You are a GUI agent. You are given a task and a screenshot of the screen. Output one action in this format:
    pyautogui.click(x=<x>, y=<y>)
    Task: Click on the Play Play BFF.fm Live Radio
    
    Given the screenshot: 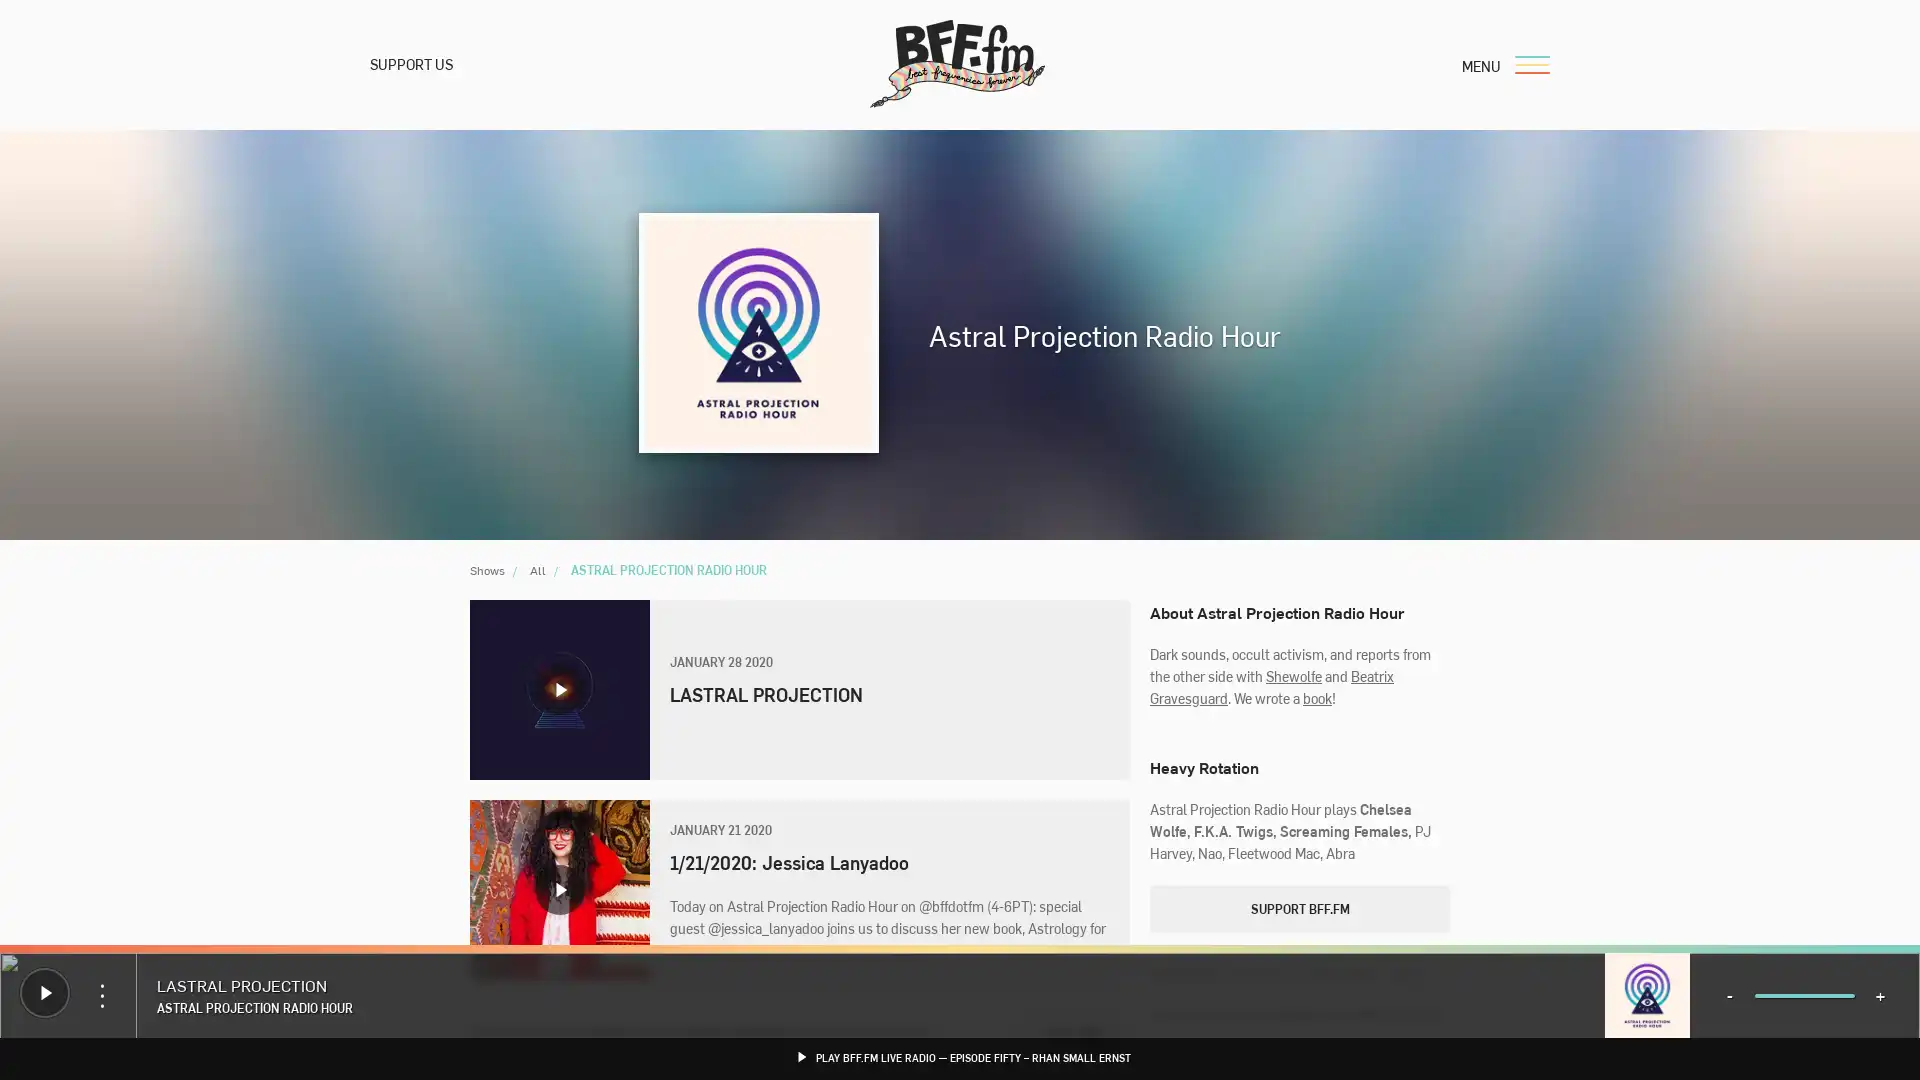 What is the action you would take?
    pyautogui.click(x=19, y=973)
    